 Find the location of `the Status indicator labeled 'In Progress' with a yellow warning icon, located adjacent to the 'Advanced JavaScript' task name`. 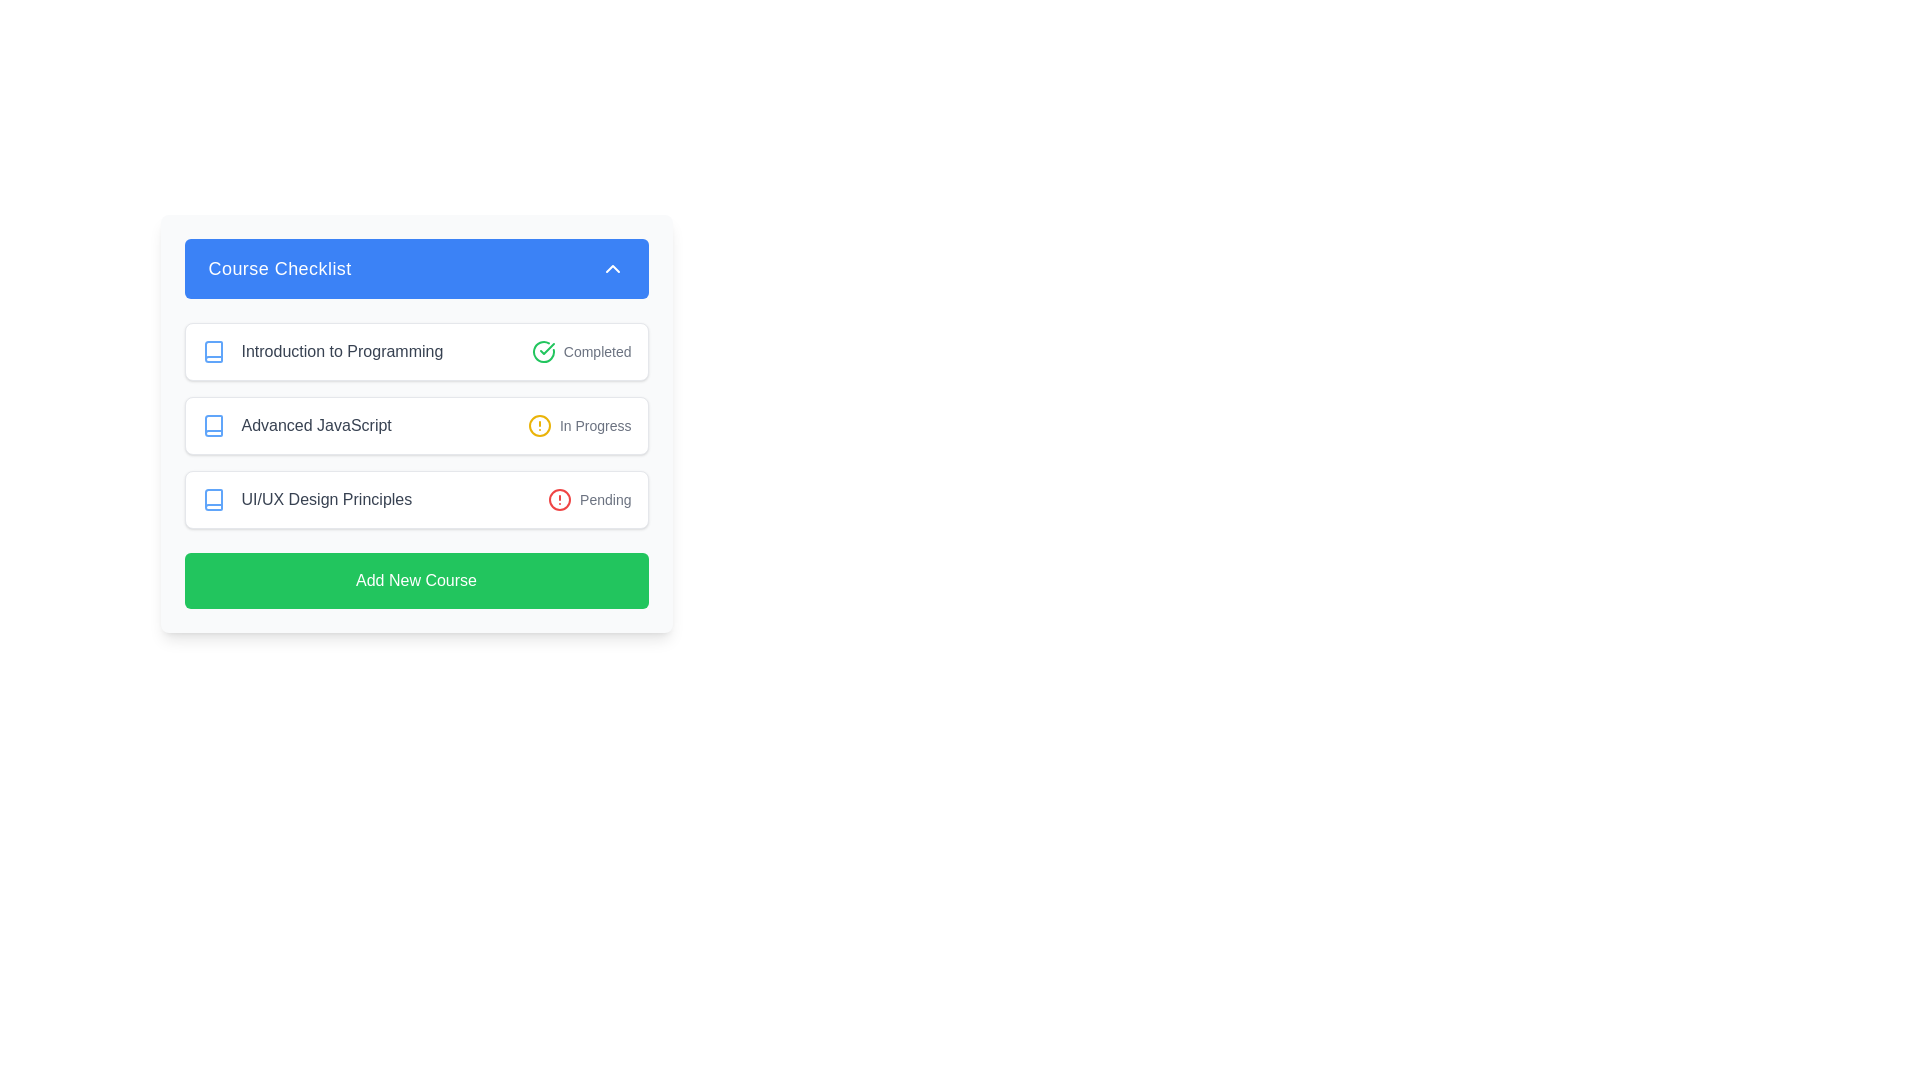

the Status indicator labeled 'In Progress' with a yellow warning icon, located adjacent to the 'Advanced JavaScript' task name is located at coordinates (578, 424).